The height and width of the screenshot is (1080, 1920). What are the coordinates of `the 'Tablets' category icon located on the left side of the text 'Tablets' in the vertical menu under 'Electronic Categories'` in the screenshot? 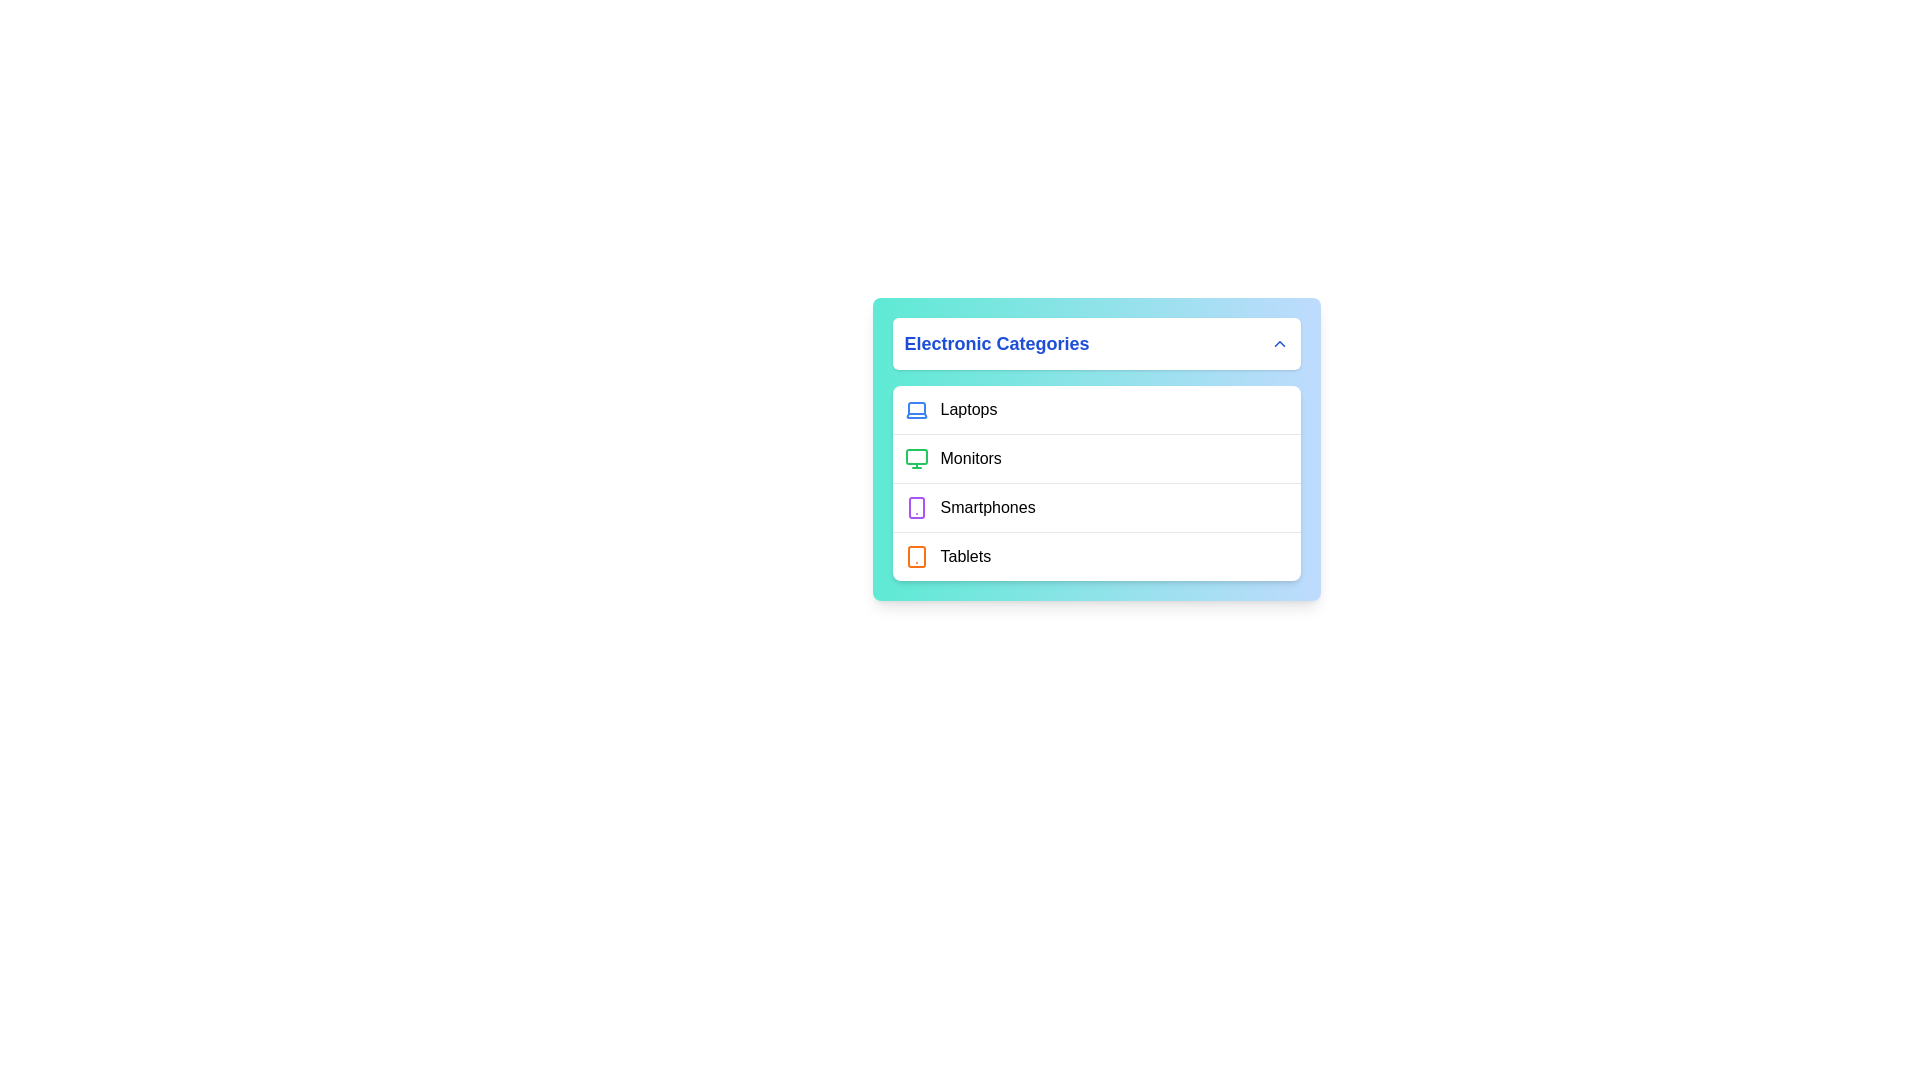 It's located at (915, 556).